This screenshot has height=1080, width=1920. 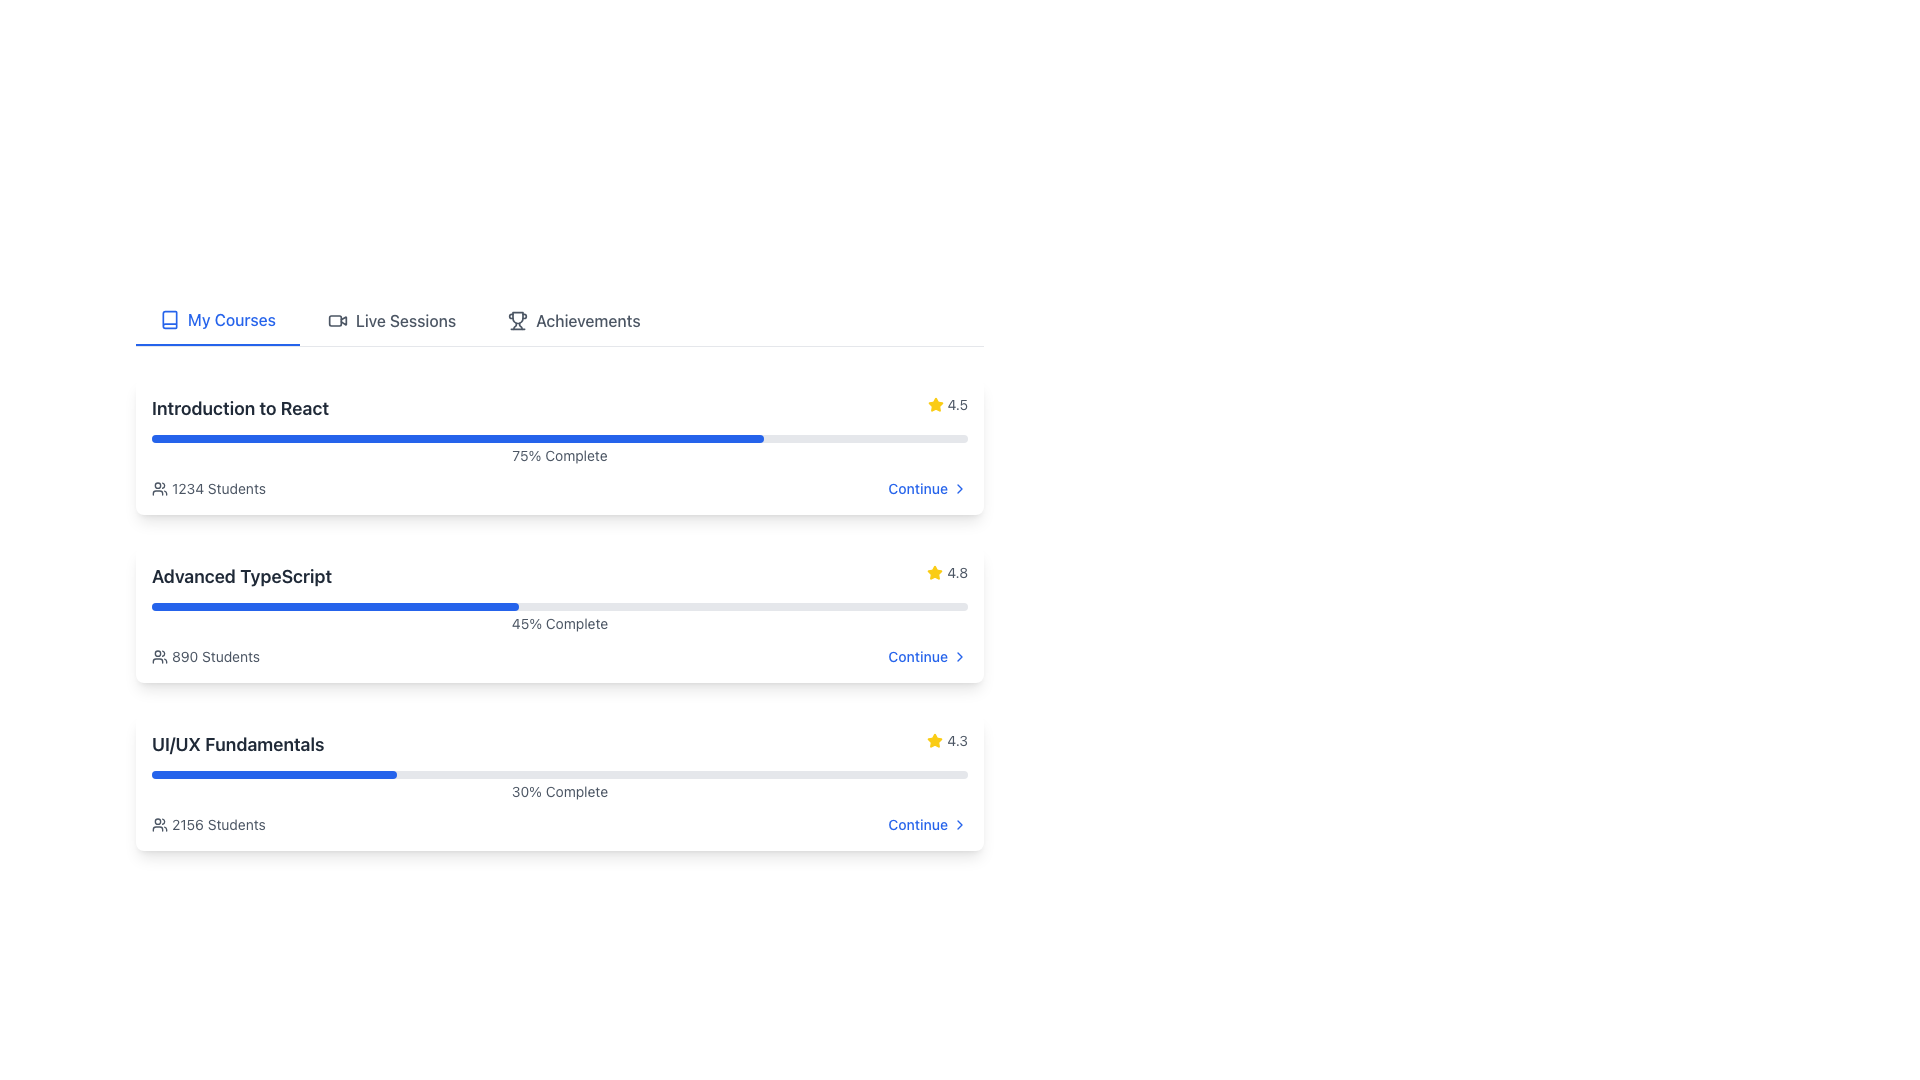 I want to click on the text label displaying '890 Students' located within the 'Advanced TypeScript' card beneath the progress bar, so click(x=216, y=656).